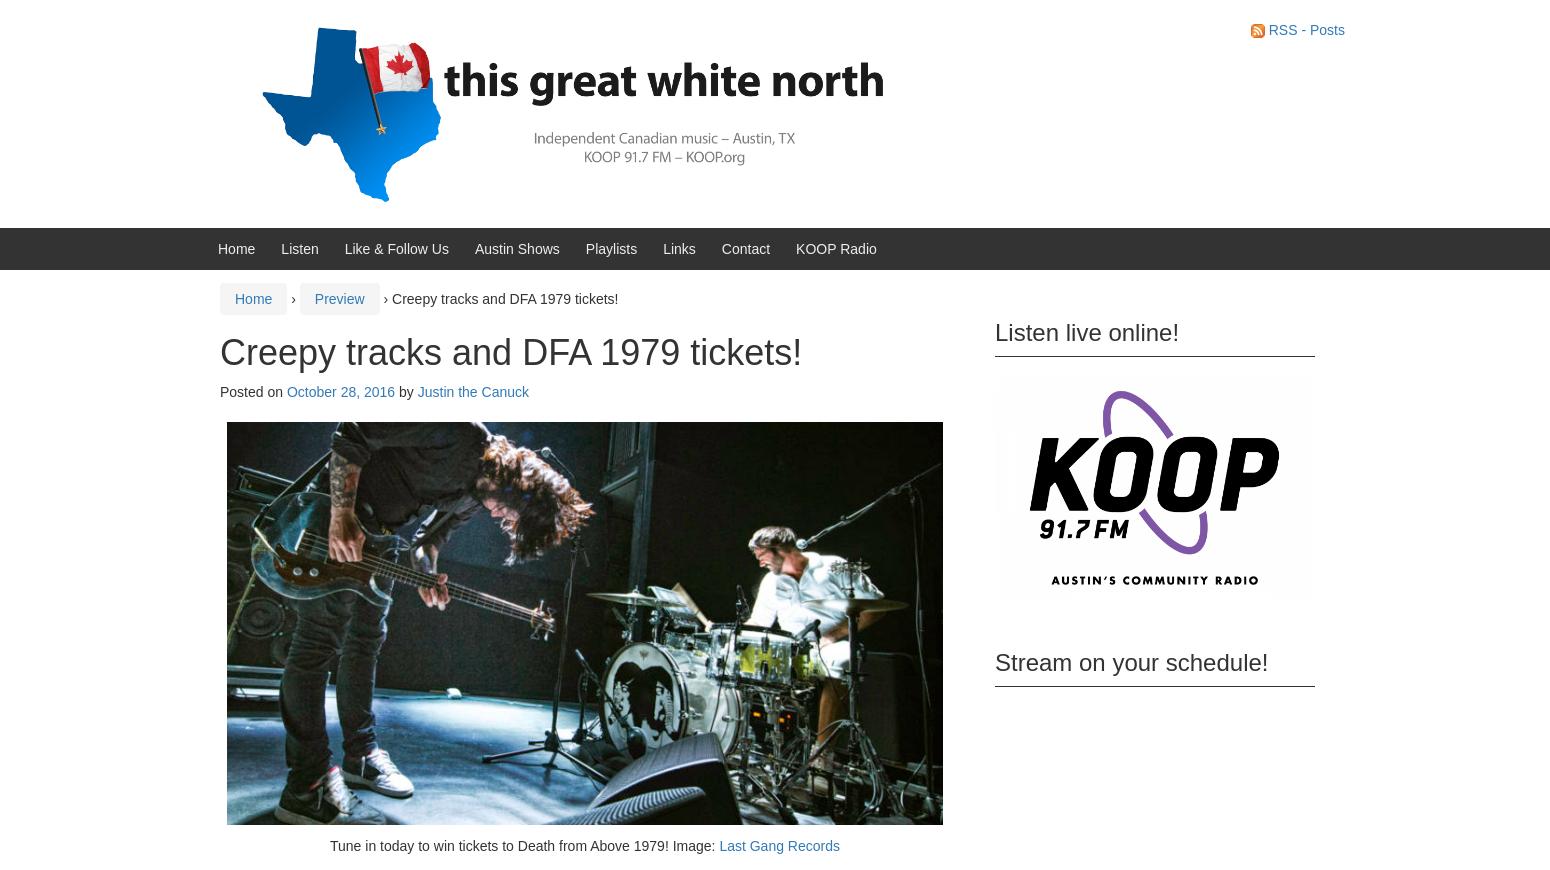  What do you see at coordinates (678, 248) in the screenshot?
I see `'Links'` at bounding box center [678, 248].